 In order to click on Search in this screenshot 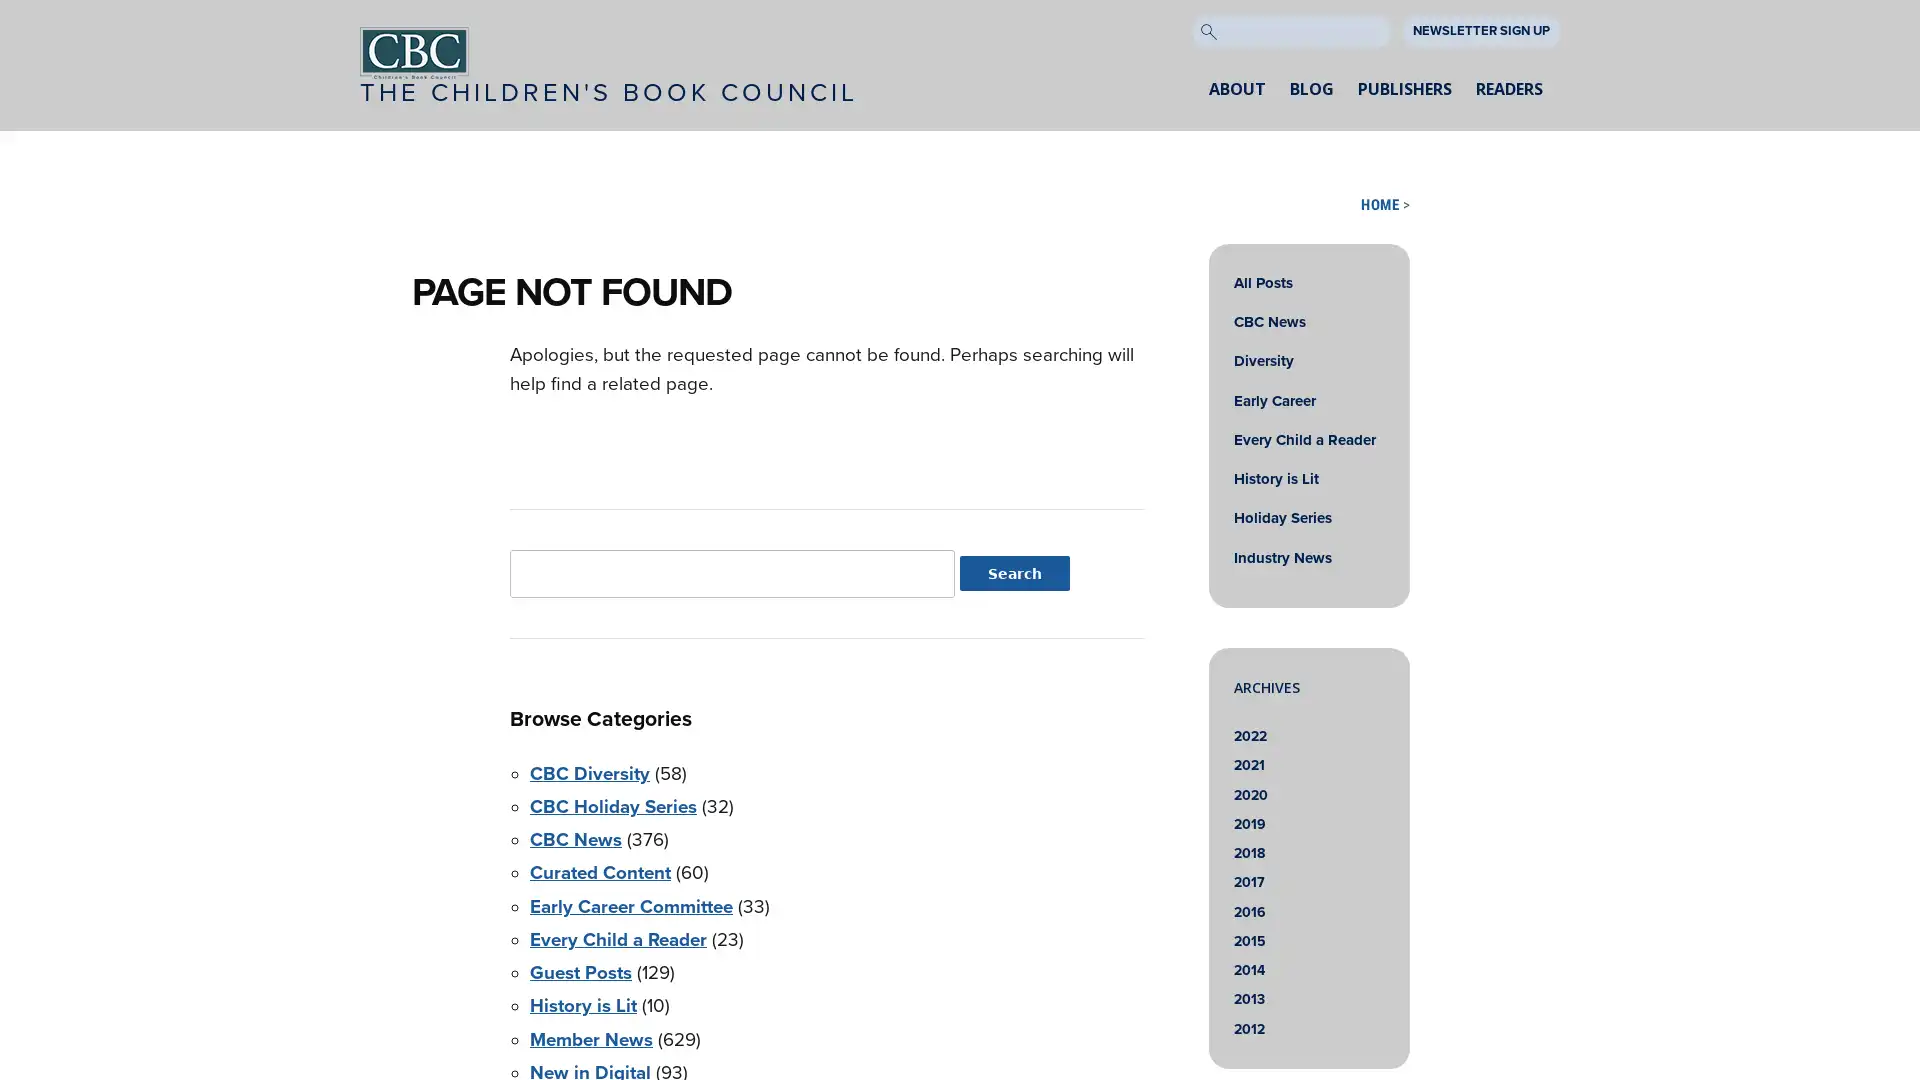, I will do `click(1013, 573)`.